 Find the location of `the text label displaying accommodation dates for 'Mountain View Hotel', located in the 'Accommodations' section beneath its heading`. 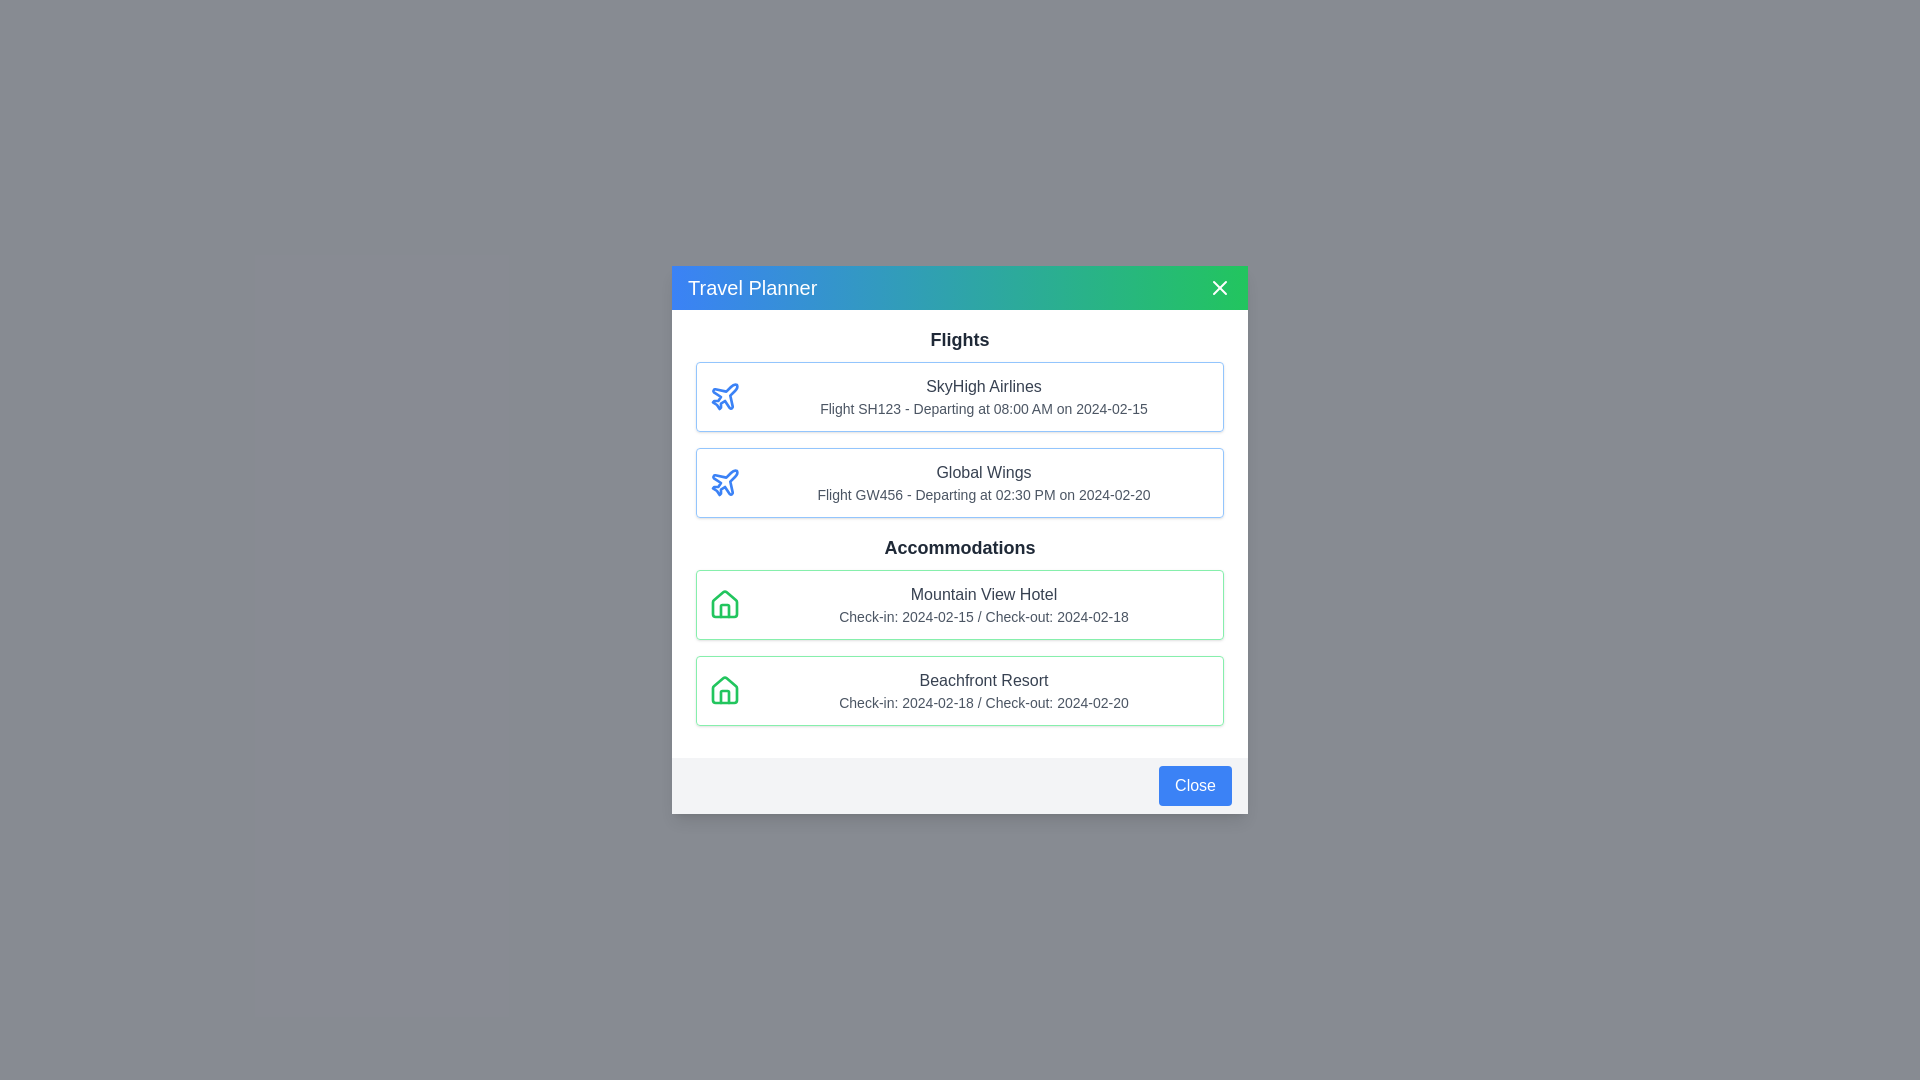

the text label displaying accommodation dates for 'Mountain View Hotel', located in the 'Accommodations' section beneath its heading is located at coordinates (983, 616).